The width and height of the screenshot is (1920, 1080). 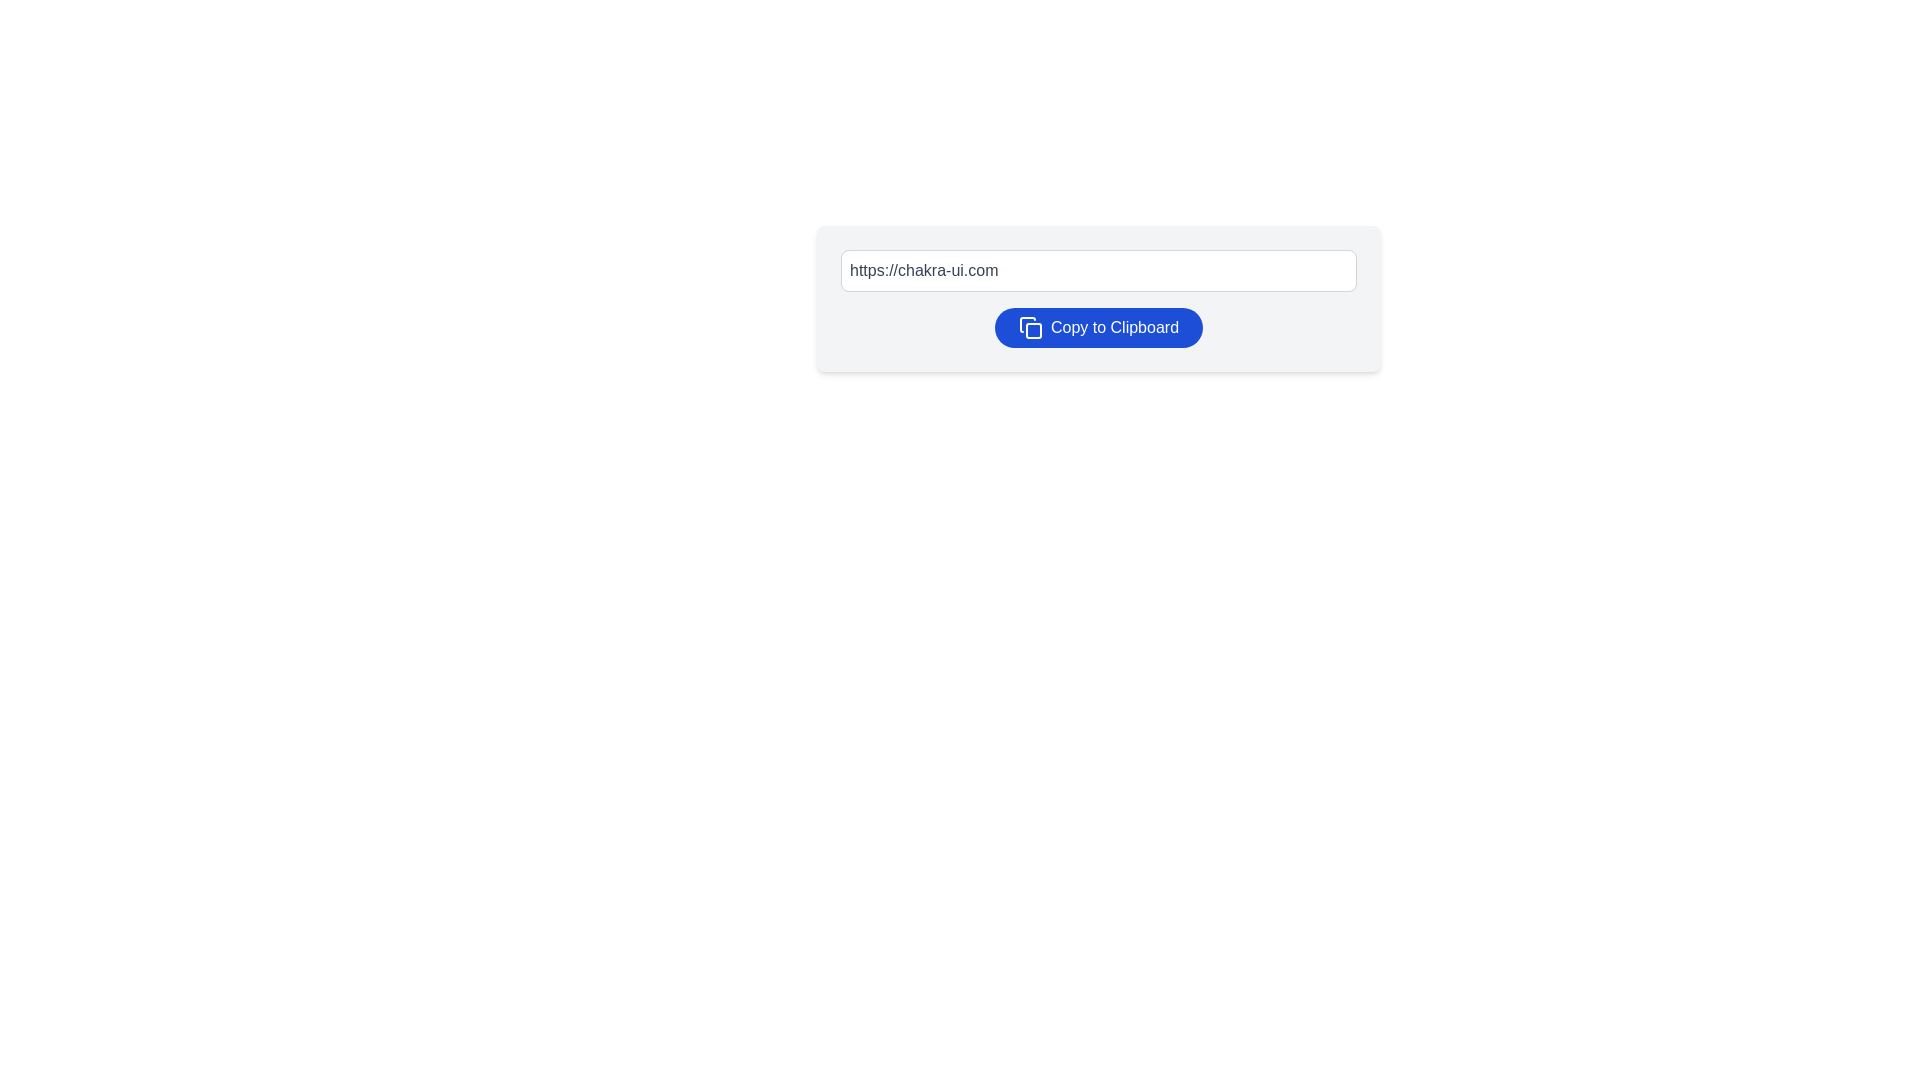 What do you see at coordinates (1031, 326) in the screenshot?
I see `the copy icon located on the left side of the 'Copy to Clipboard' button` at bounding box center [1031, 326].